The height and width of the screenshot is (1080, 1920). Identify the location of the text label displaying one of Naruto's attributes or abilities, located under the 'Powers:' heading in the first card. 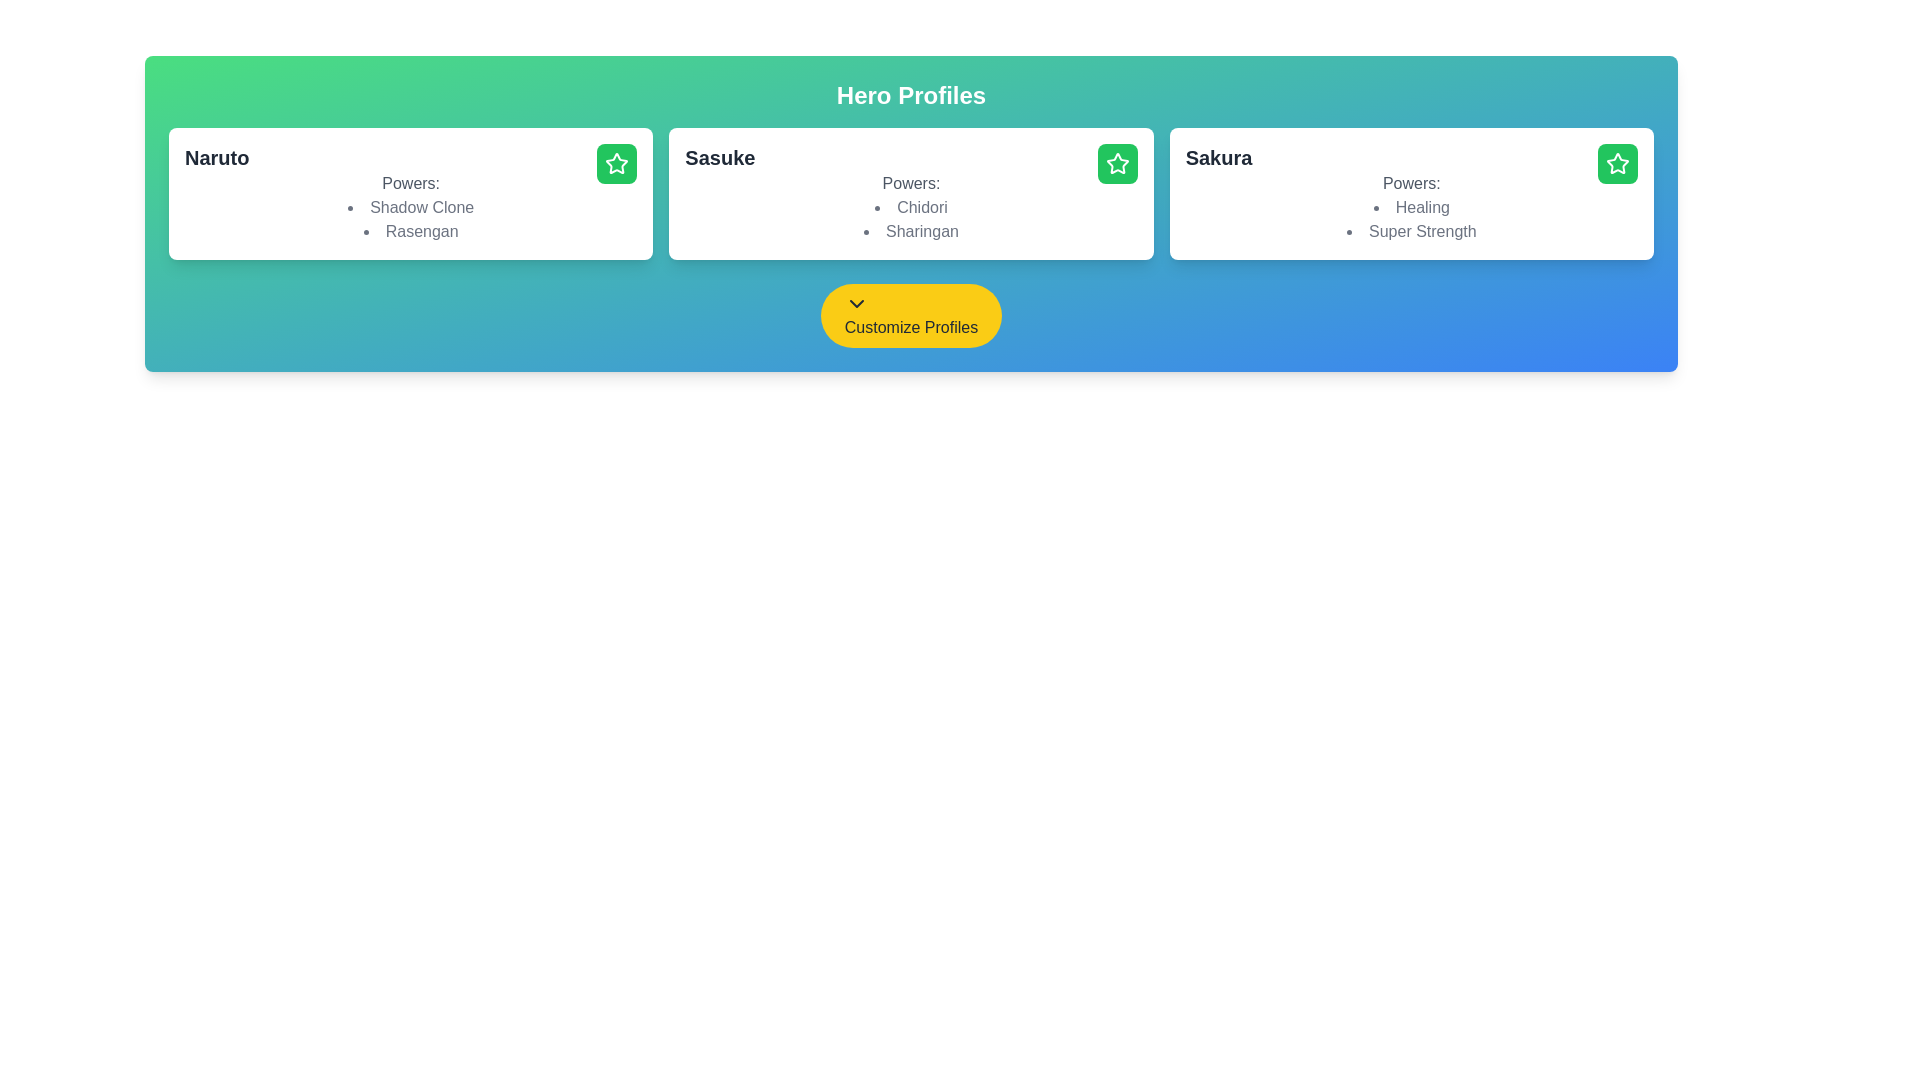
(410, 208).